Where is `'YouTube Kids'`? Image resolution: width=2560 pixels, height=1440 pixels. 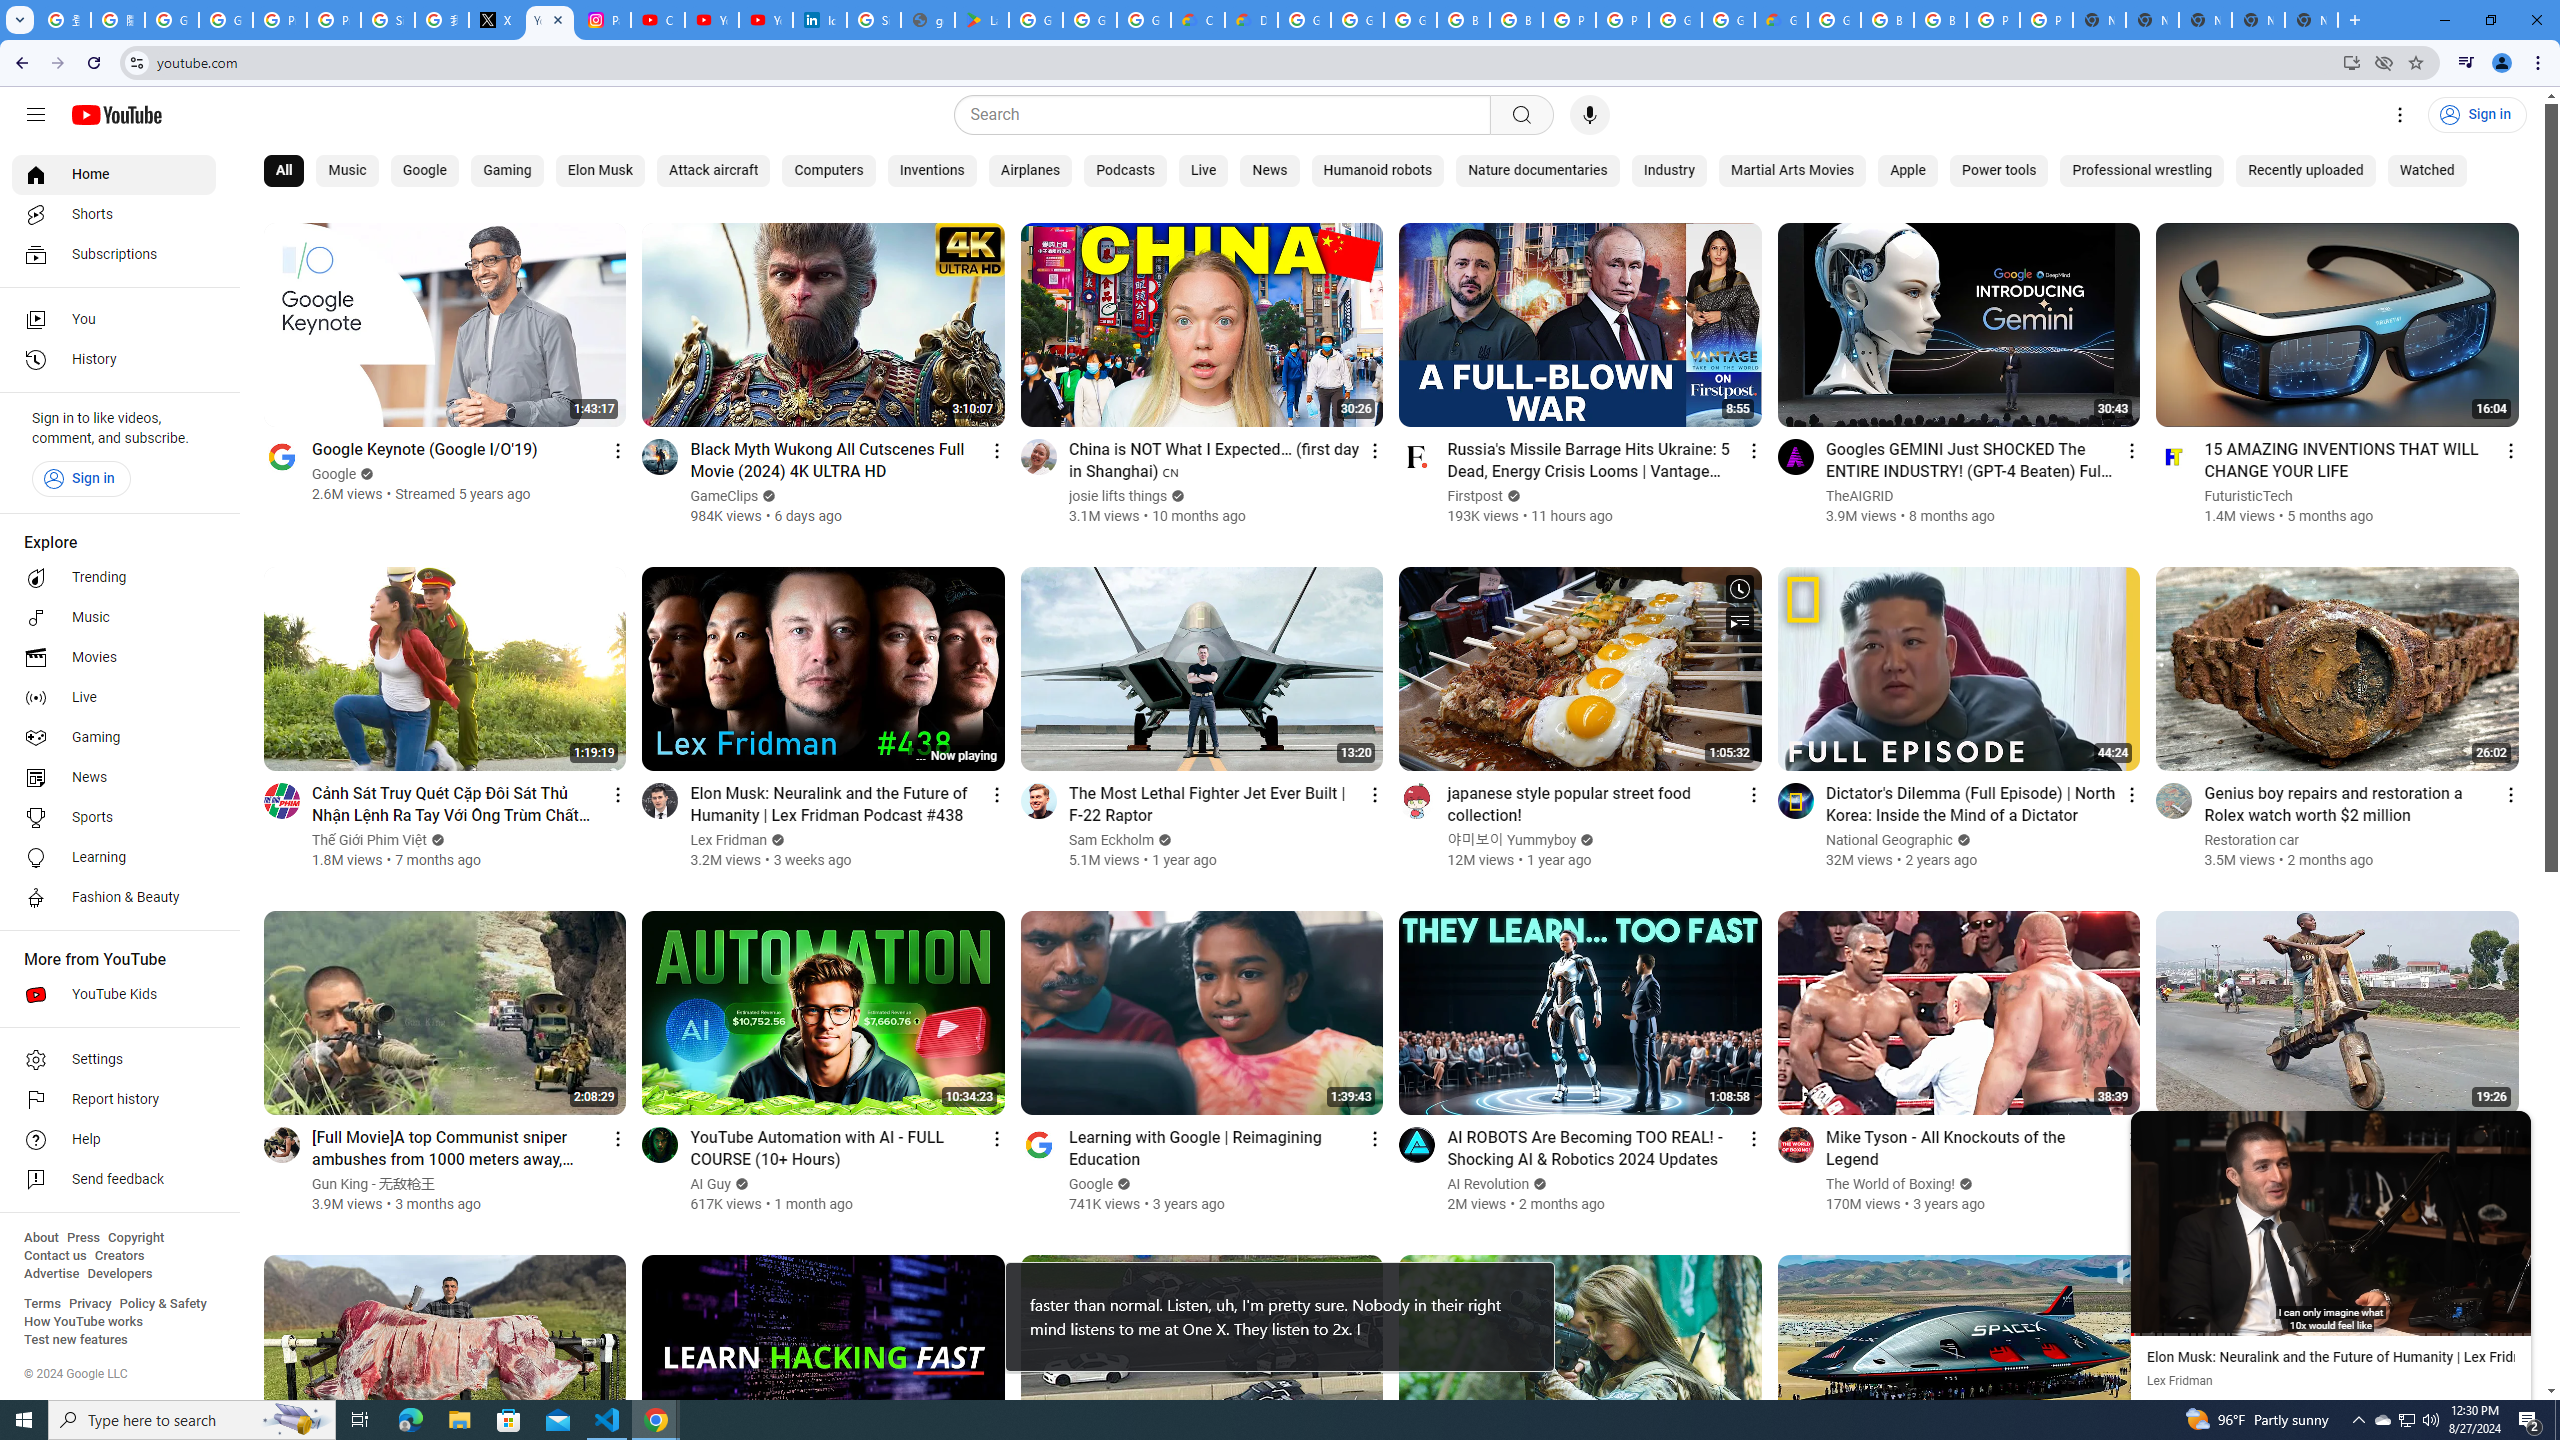
'YouTube Kids' is located at coordinates (113, 995).